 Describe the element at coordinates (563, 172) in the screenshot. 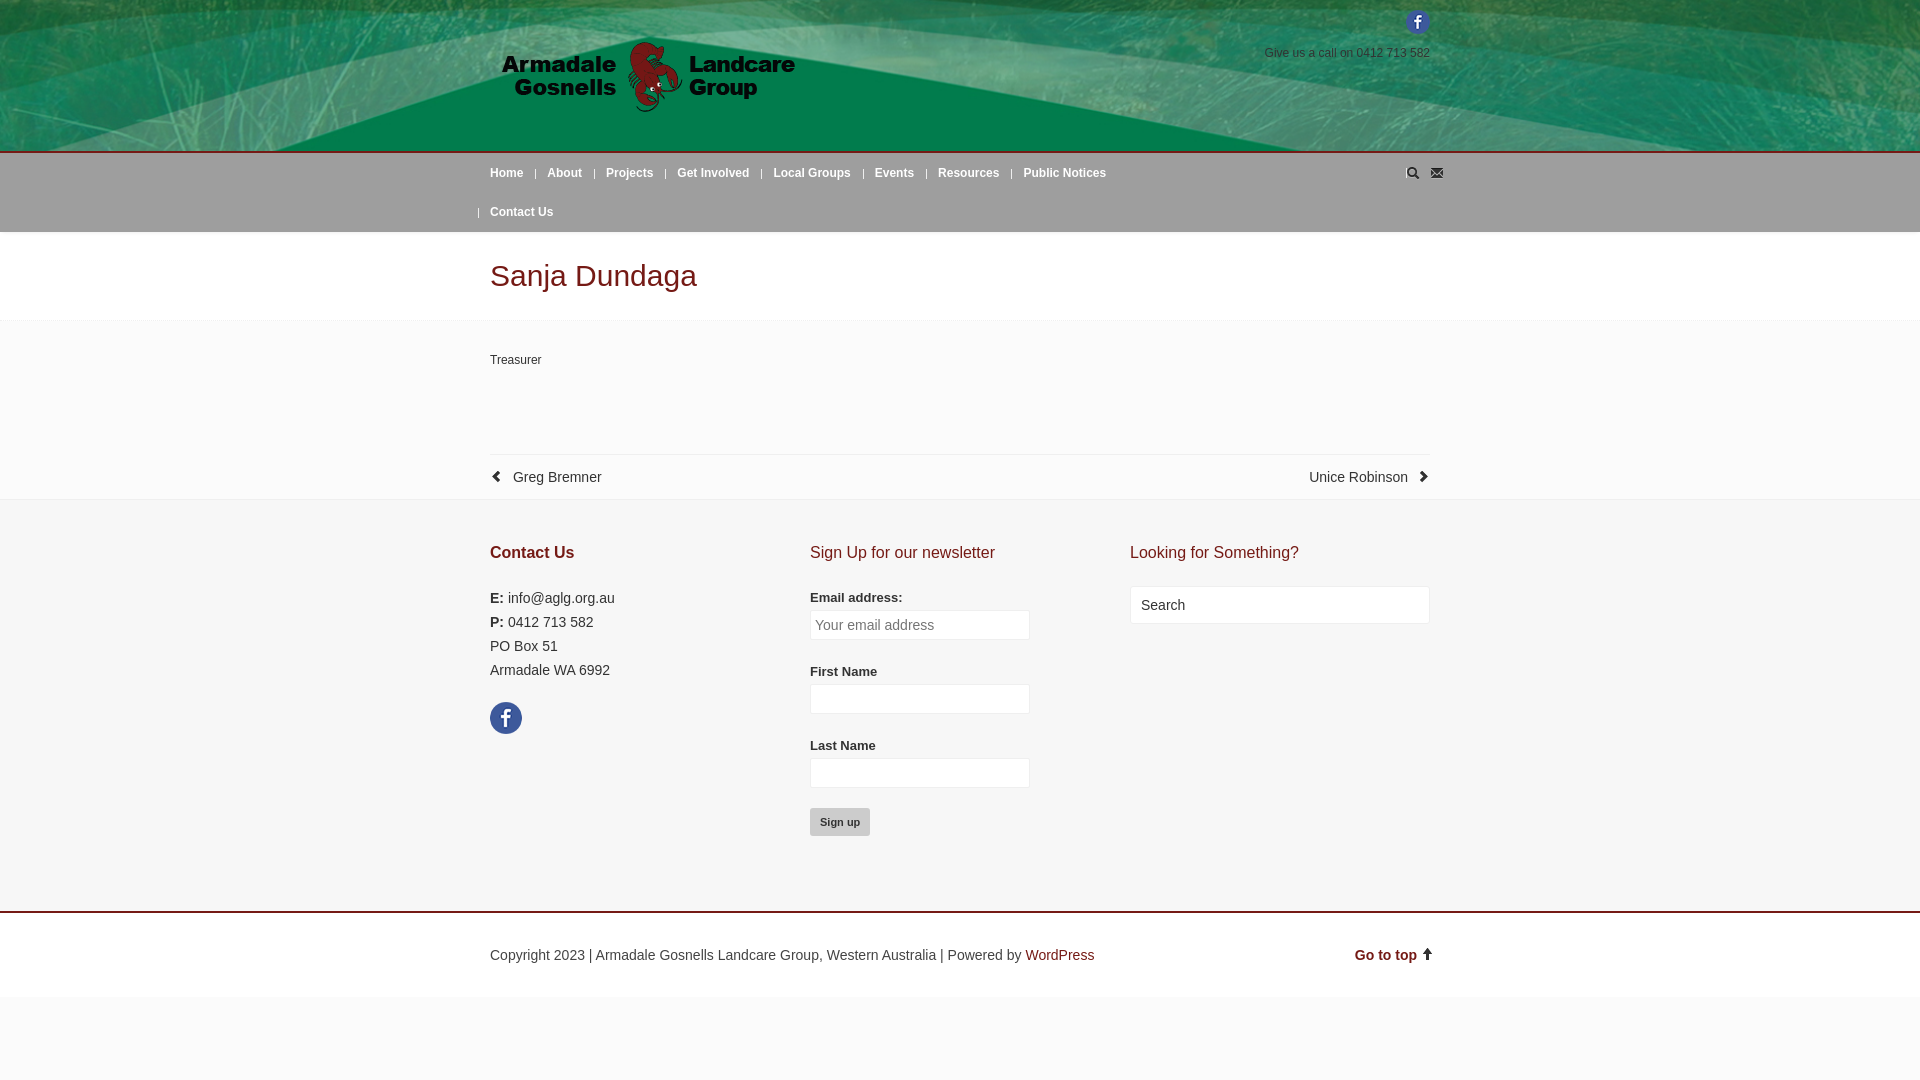

I see `'About'` at that location.